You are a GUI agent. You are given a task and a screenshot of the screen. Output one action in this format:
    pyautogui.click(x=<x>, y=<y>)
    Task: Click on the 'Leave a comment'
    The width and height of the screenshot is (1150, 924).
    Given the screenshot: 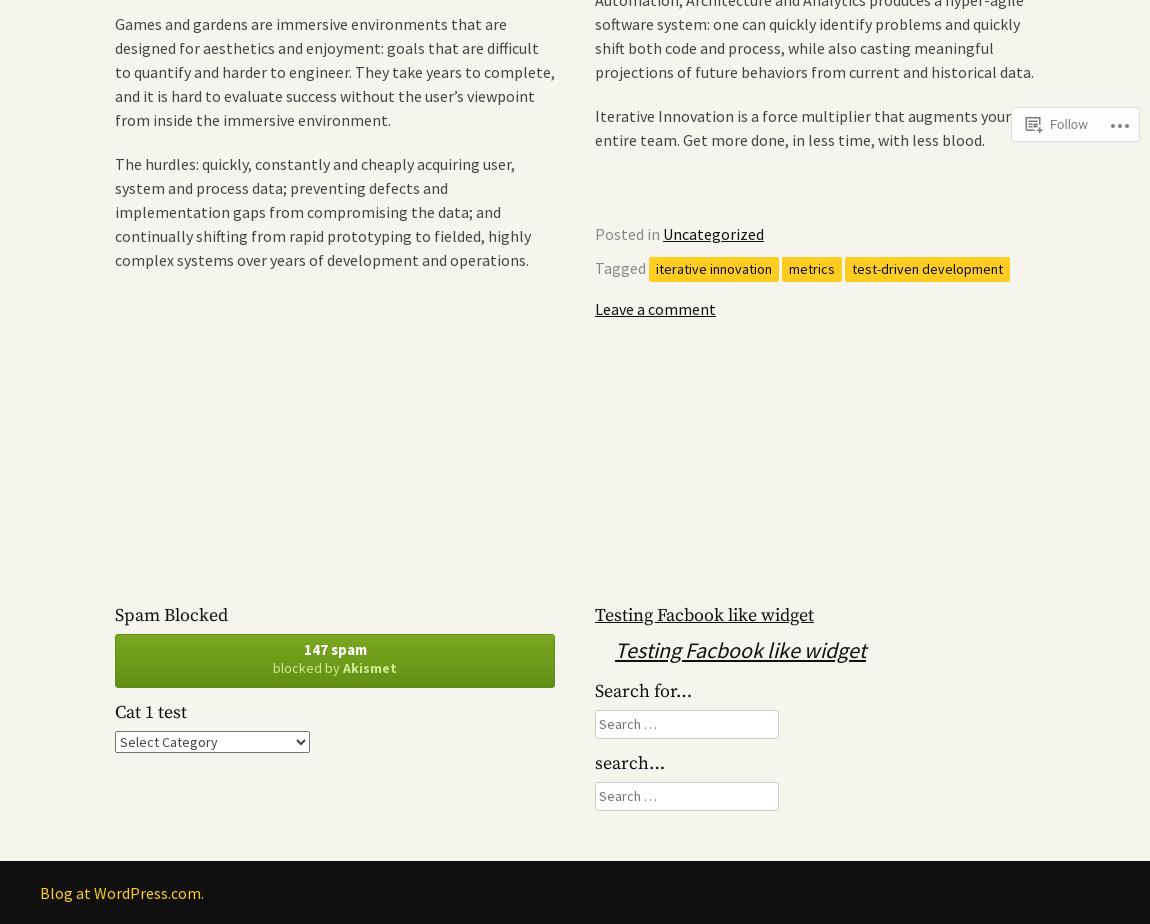 What is the action you would take?
    pyautogui.click(x=654, y=307)
    